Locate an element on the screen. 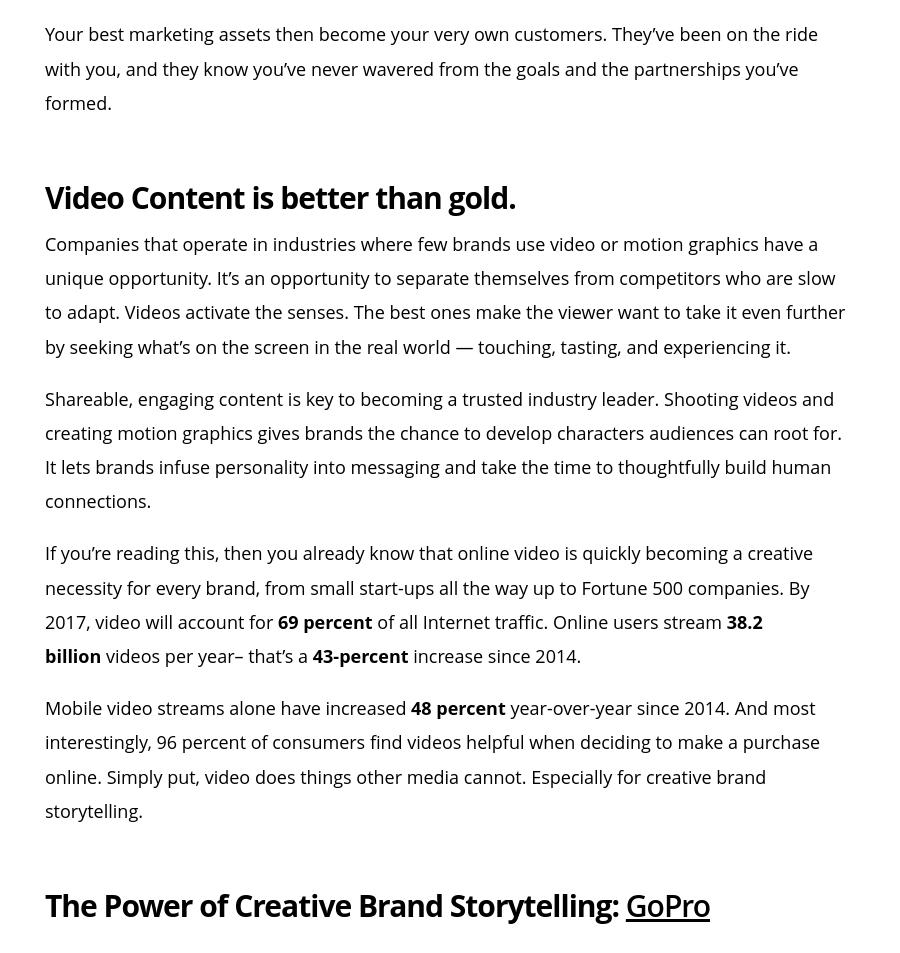 The image size is (900, 953). '38.2 billion' is located at coordinates (403, 638).